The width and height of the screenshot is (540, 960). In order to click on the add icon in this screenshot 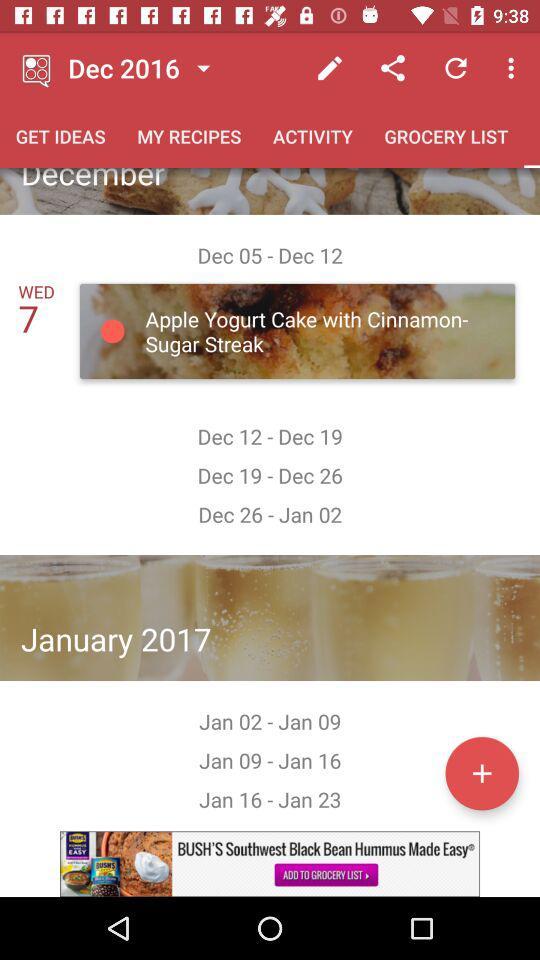, I will do `click(481, 772)`.